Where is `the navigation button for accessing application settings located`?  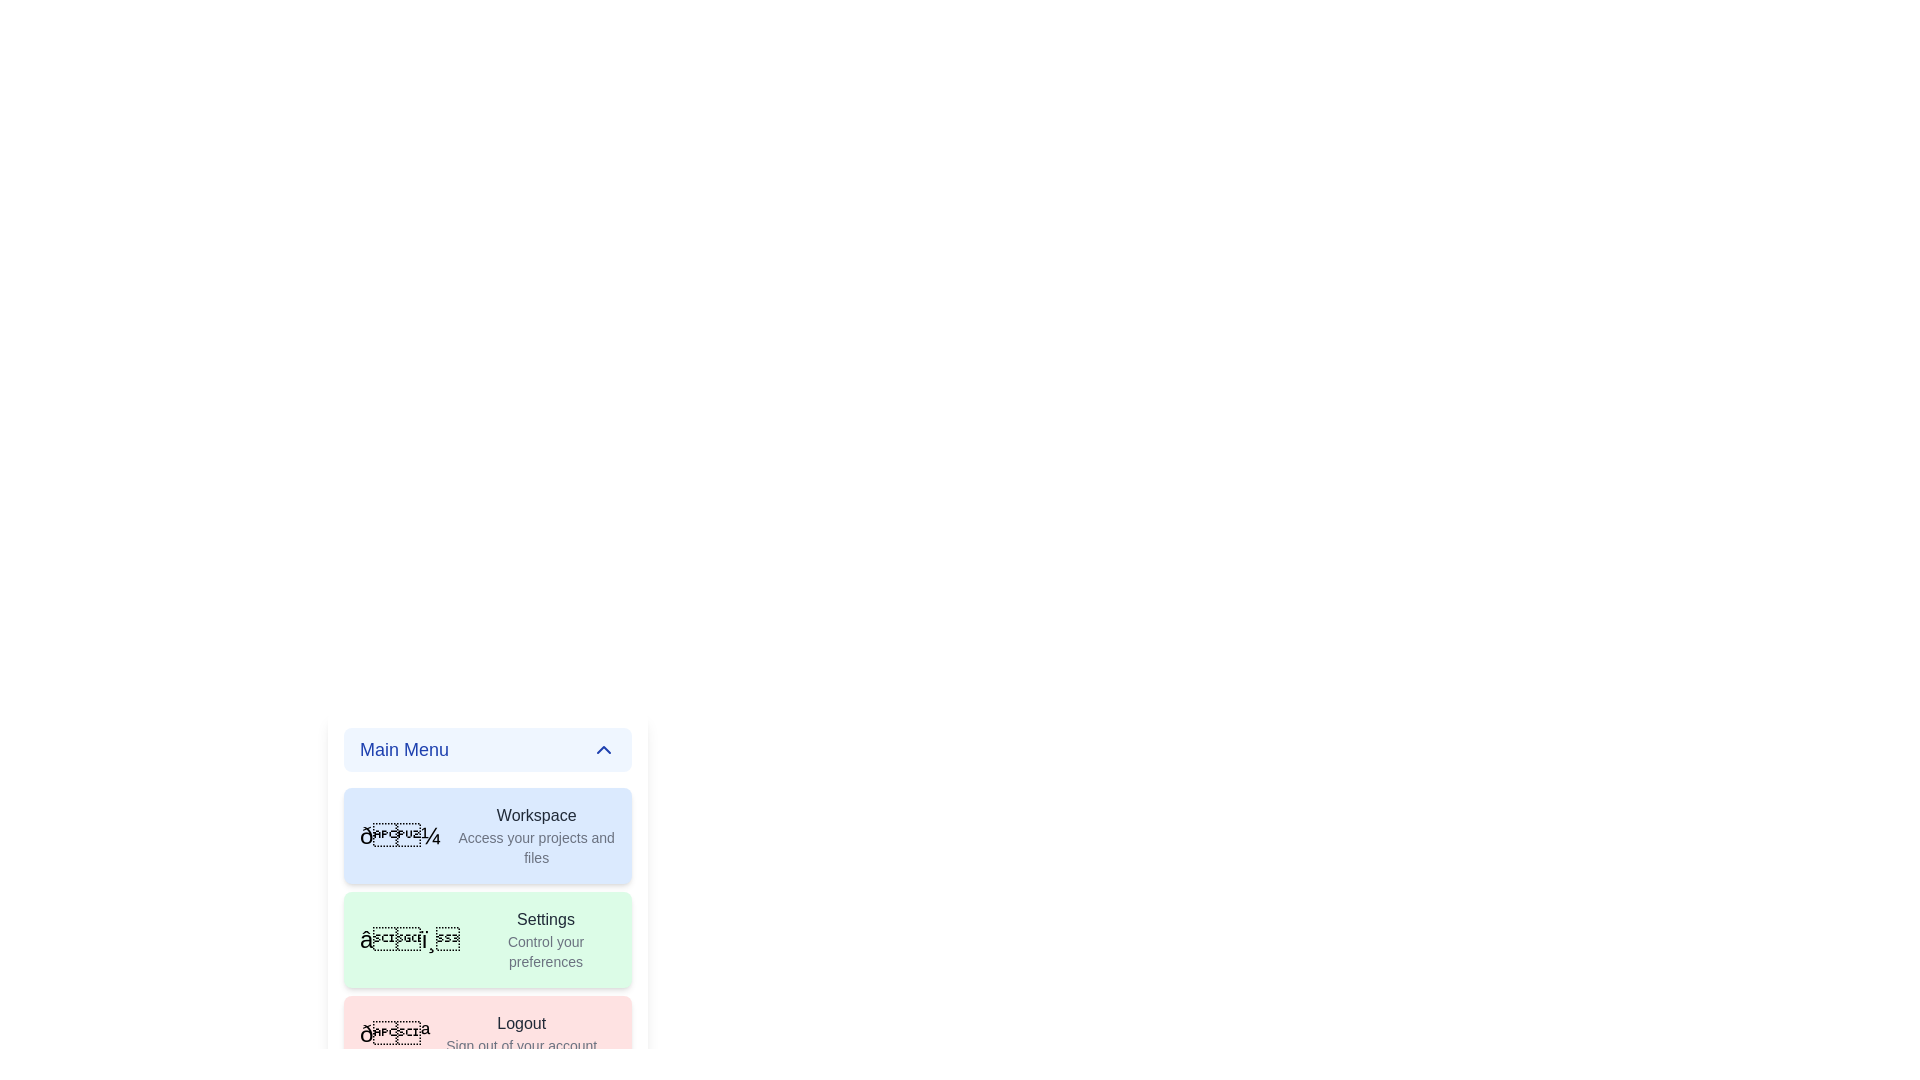
the navigation button for accessing application settings located is located at coordinates (488, 929).